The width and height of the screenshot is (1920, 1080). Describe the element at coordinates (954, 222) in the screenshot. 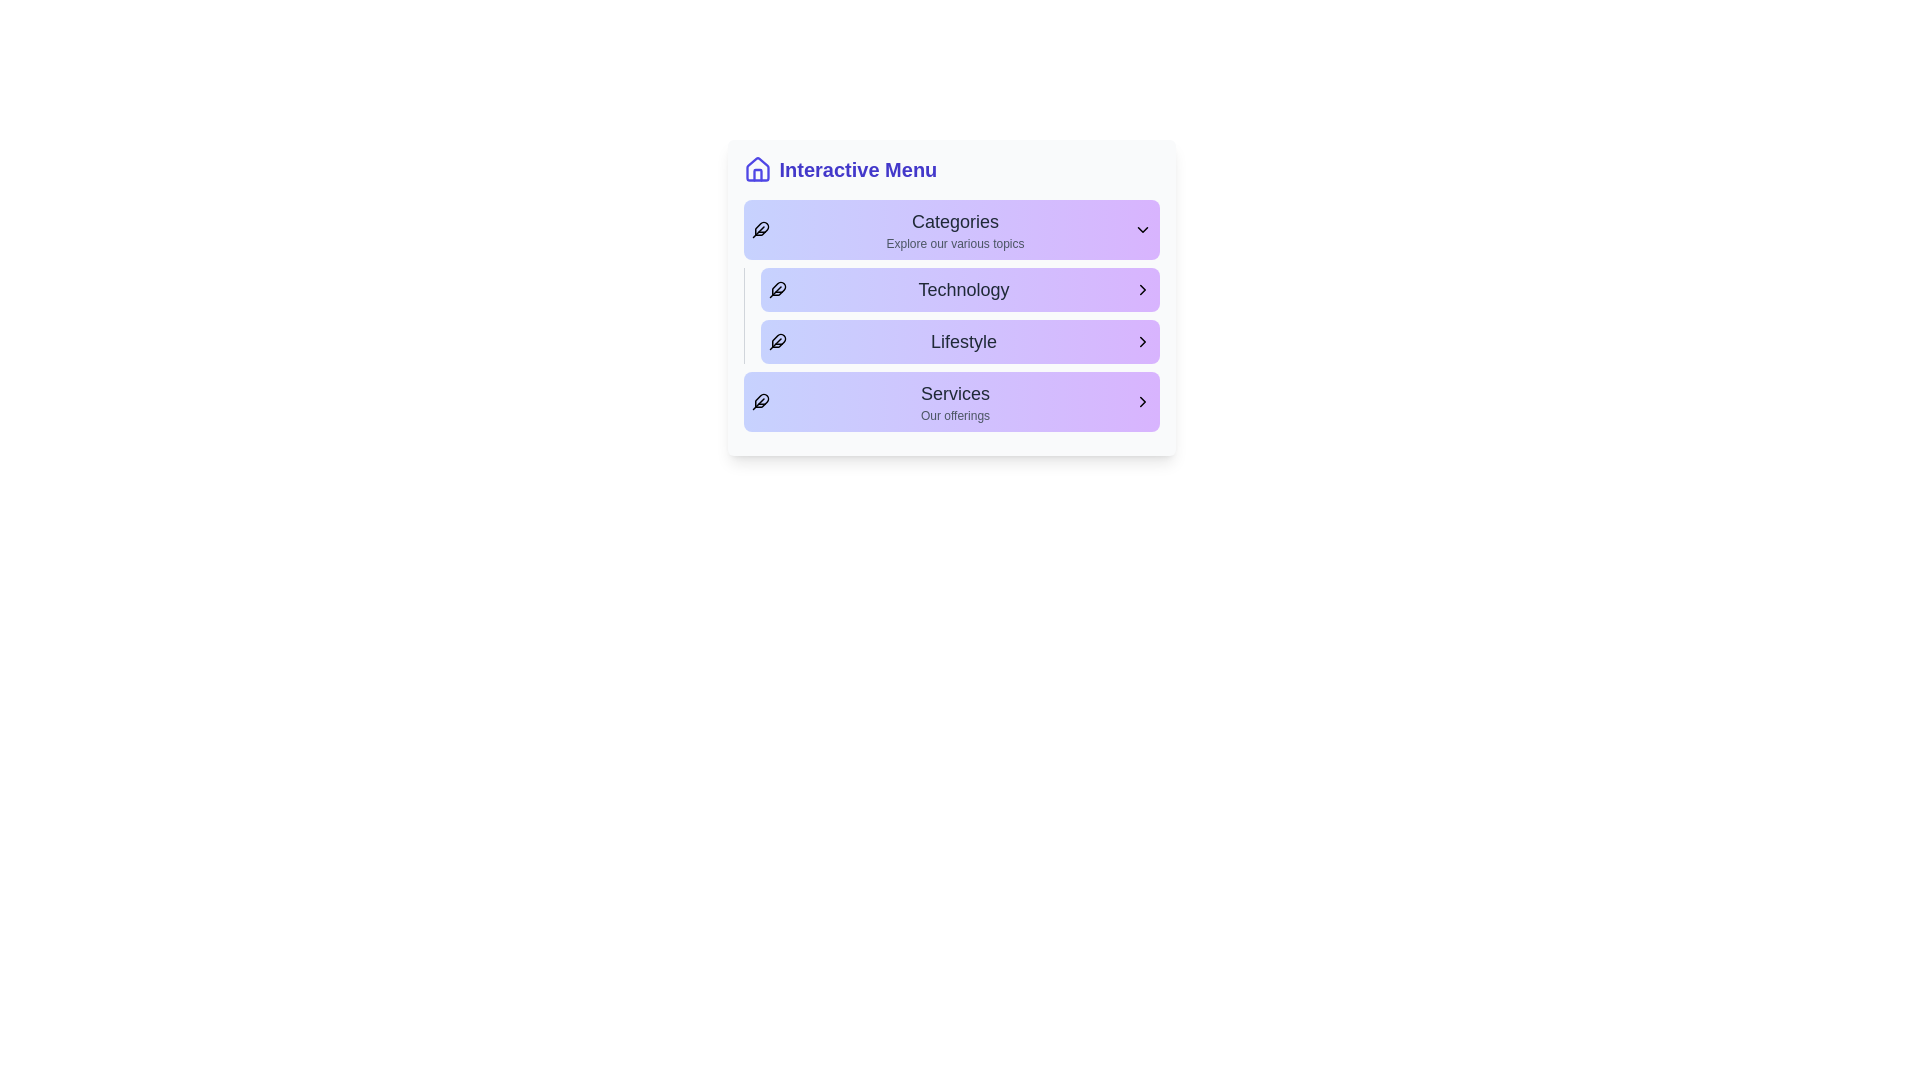

I see `the Text Label that serves as the title for the 'Categories' section, which is located above the subtitle 'Explore our various topics'` at that location.